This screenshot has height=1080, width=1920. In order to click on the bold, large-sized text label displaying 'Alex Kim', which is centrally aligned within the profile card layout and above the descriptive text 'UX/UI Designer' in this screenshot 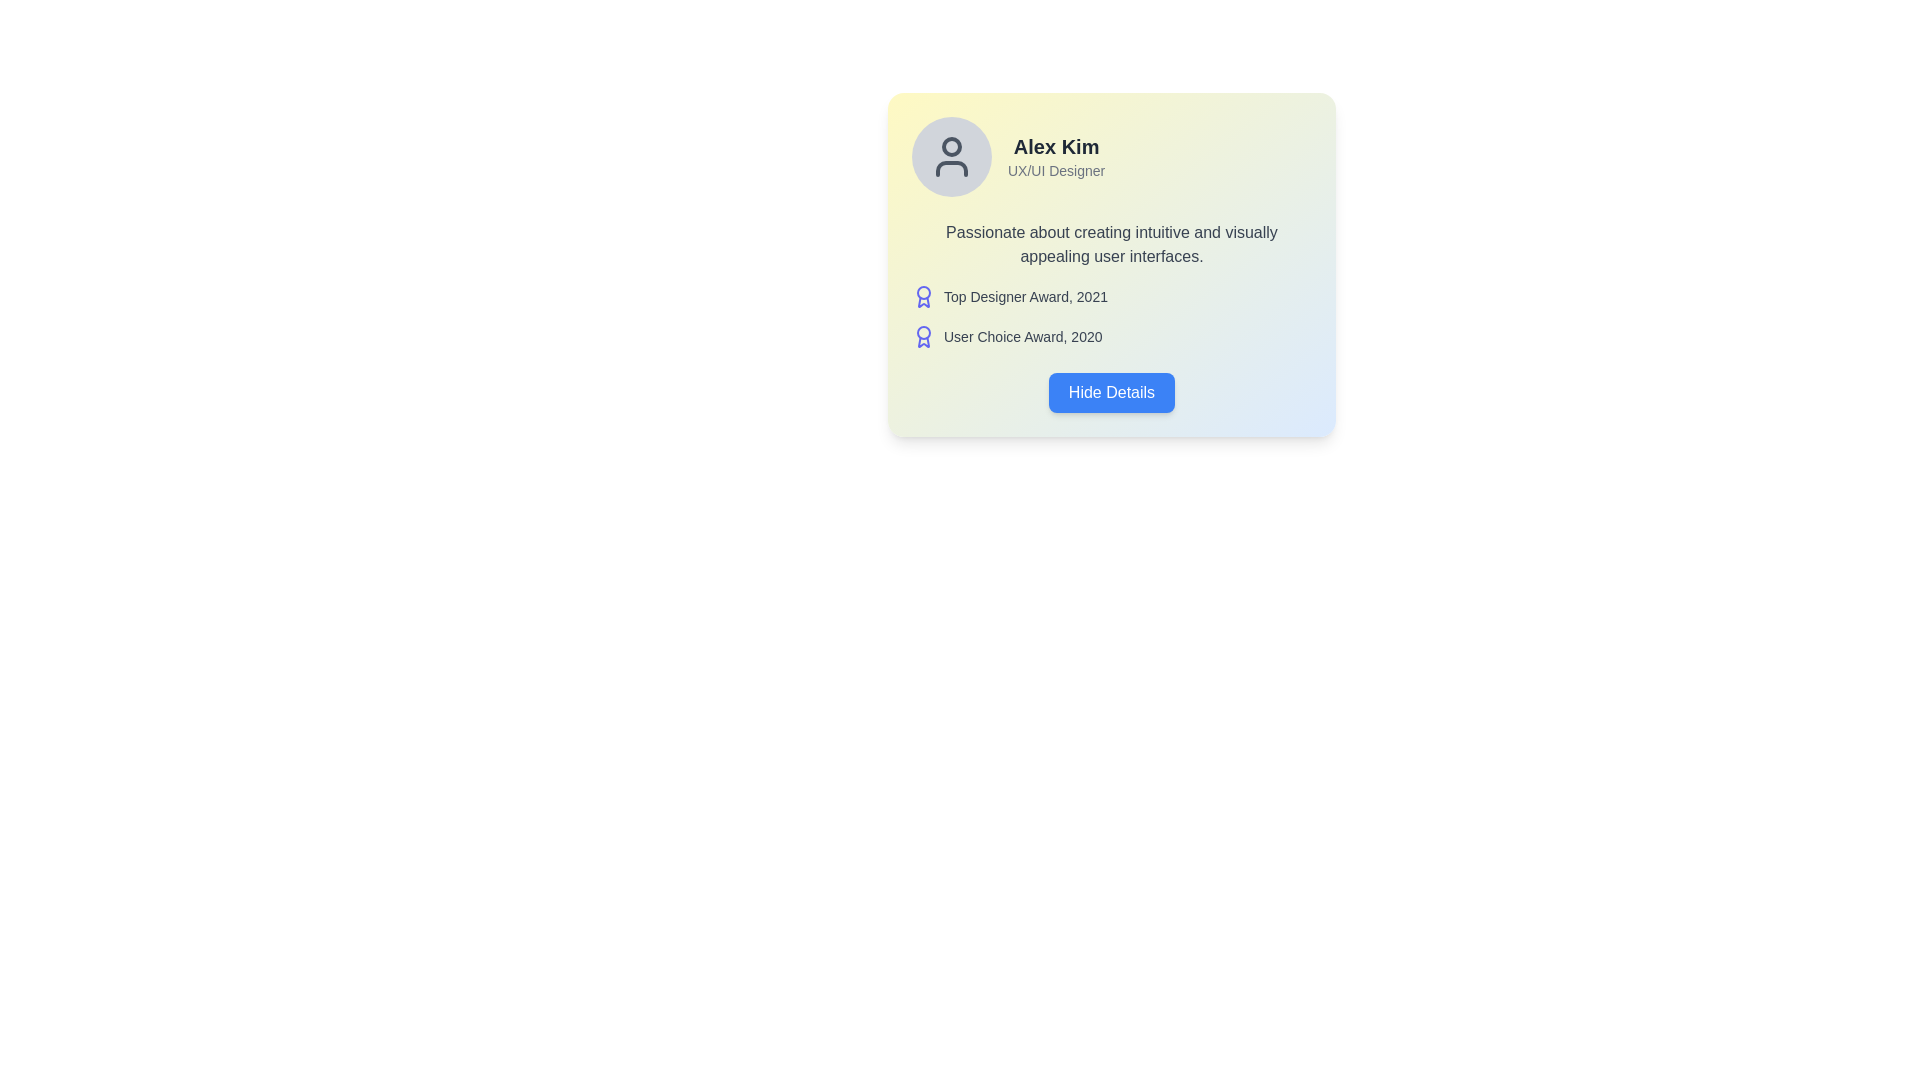, I will do `click(1055, 145)`.